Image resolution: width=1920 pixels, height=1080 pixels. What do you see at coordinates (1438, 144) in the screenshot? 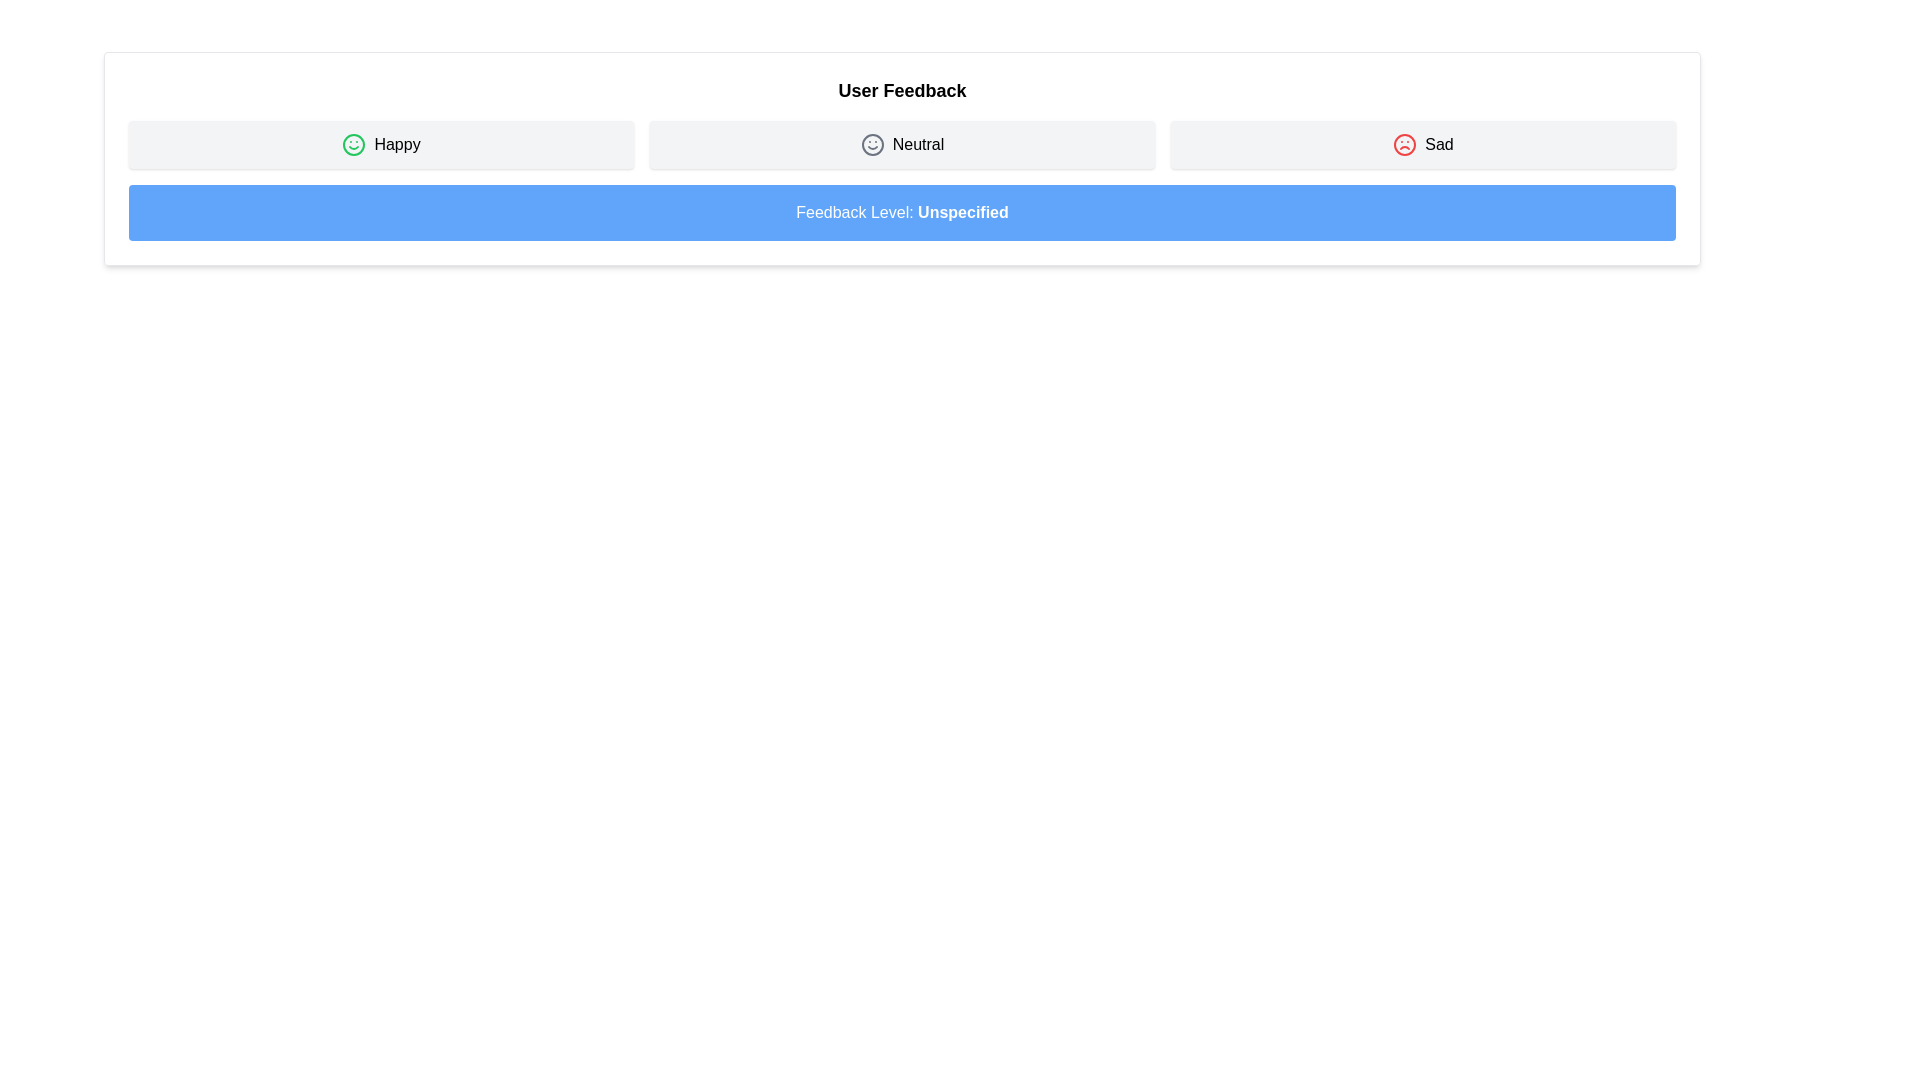
I see `the 'Sad' feedback label, which is located within the 'Sad' feedback button, positioned to the right of a sad face icon among three feedback options` at bounding box center [1438, 144].